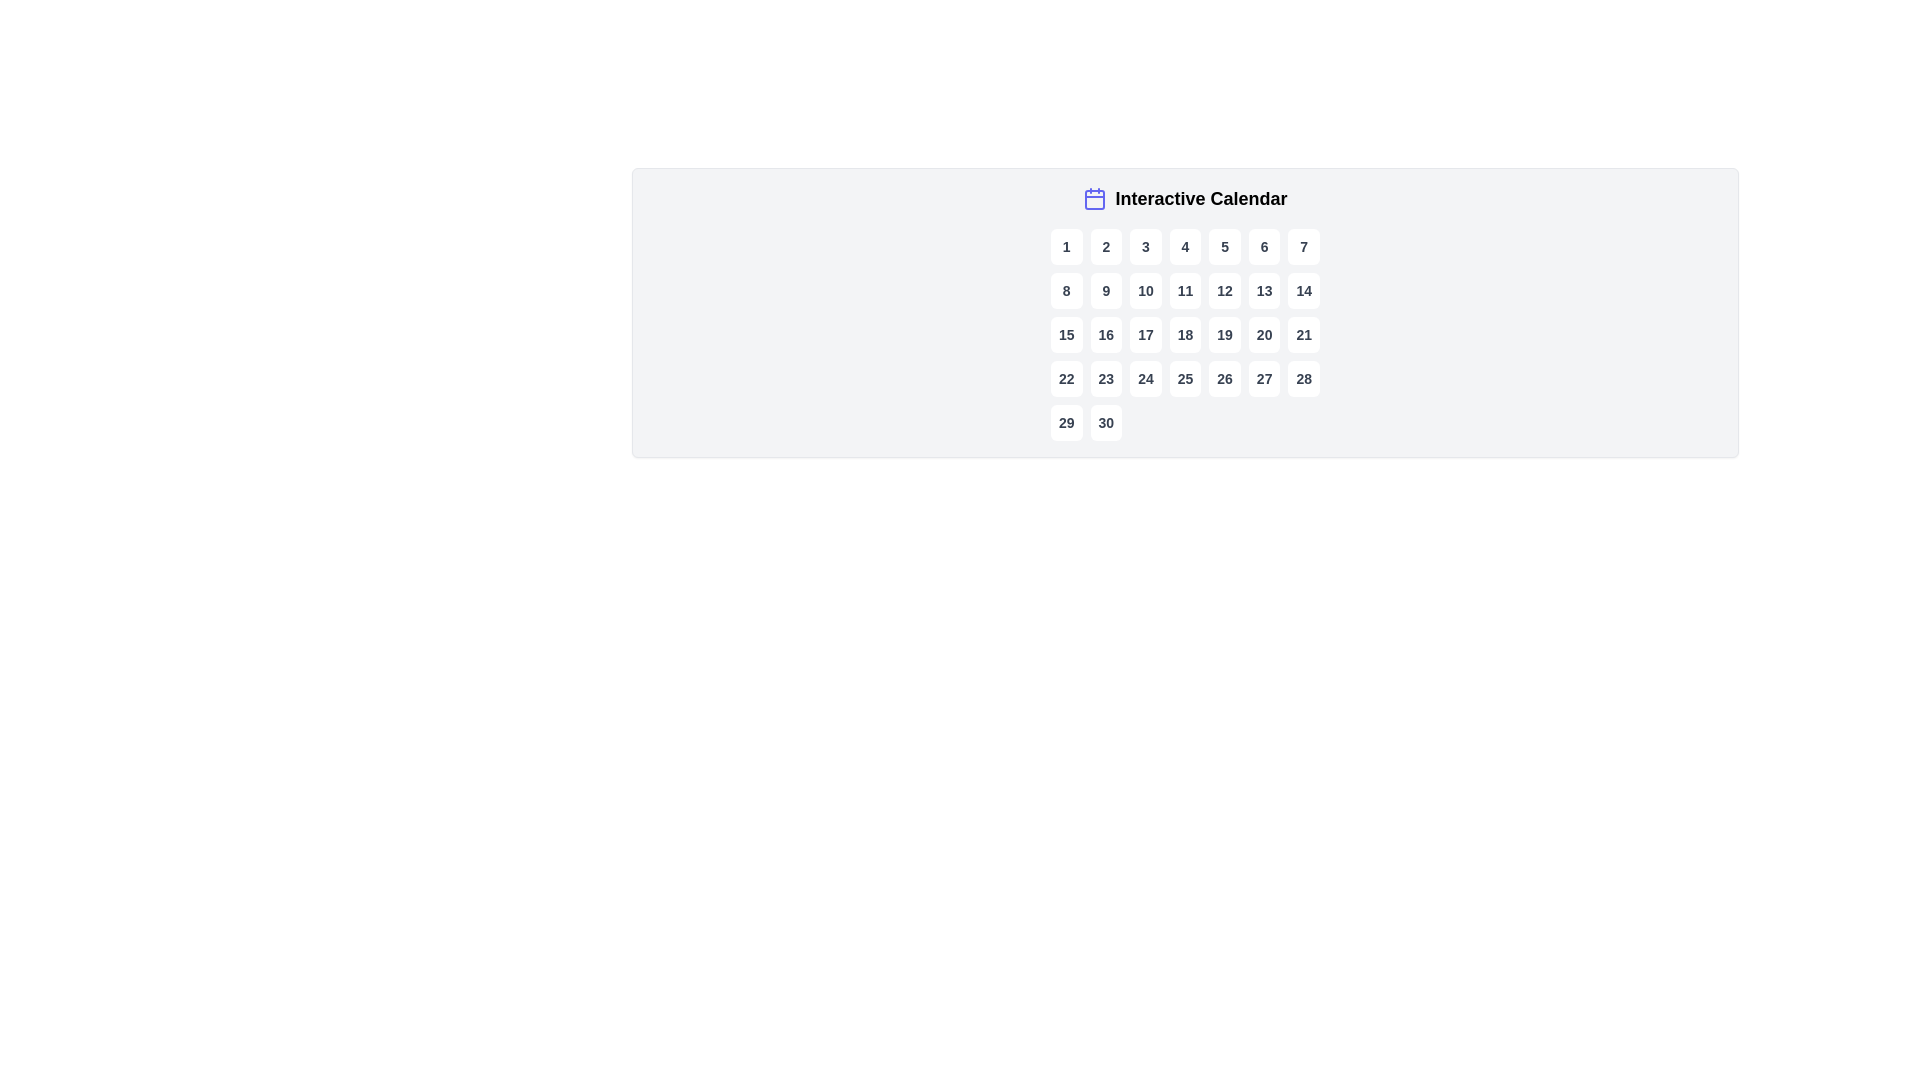  What do you see at coordinates (1200, 199) in the screenshot?
I see `the text label displaying 'Interactive Calendar', which is bold and large, located to the right of a calendar icon at the top of the section` at bounding box center [1200, 199].